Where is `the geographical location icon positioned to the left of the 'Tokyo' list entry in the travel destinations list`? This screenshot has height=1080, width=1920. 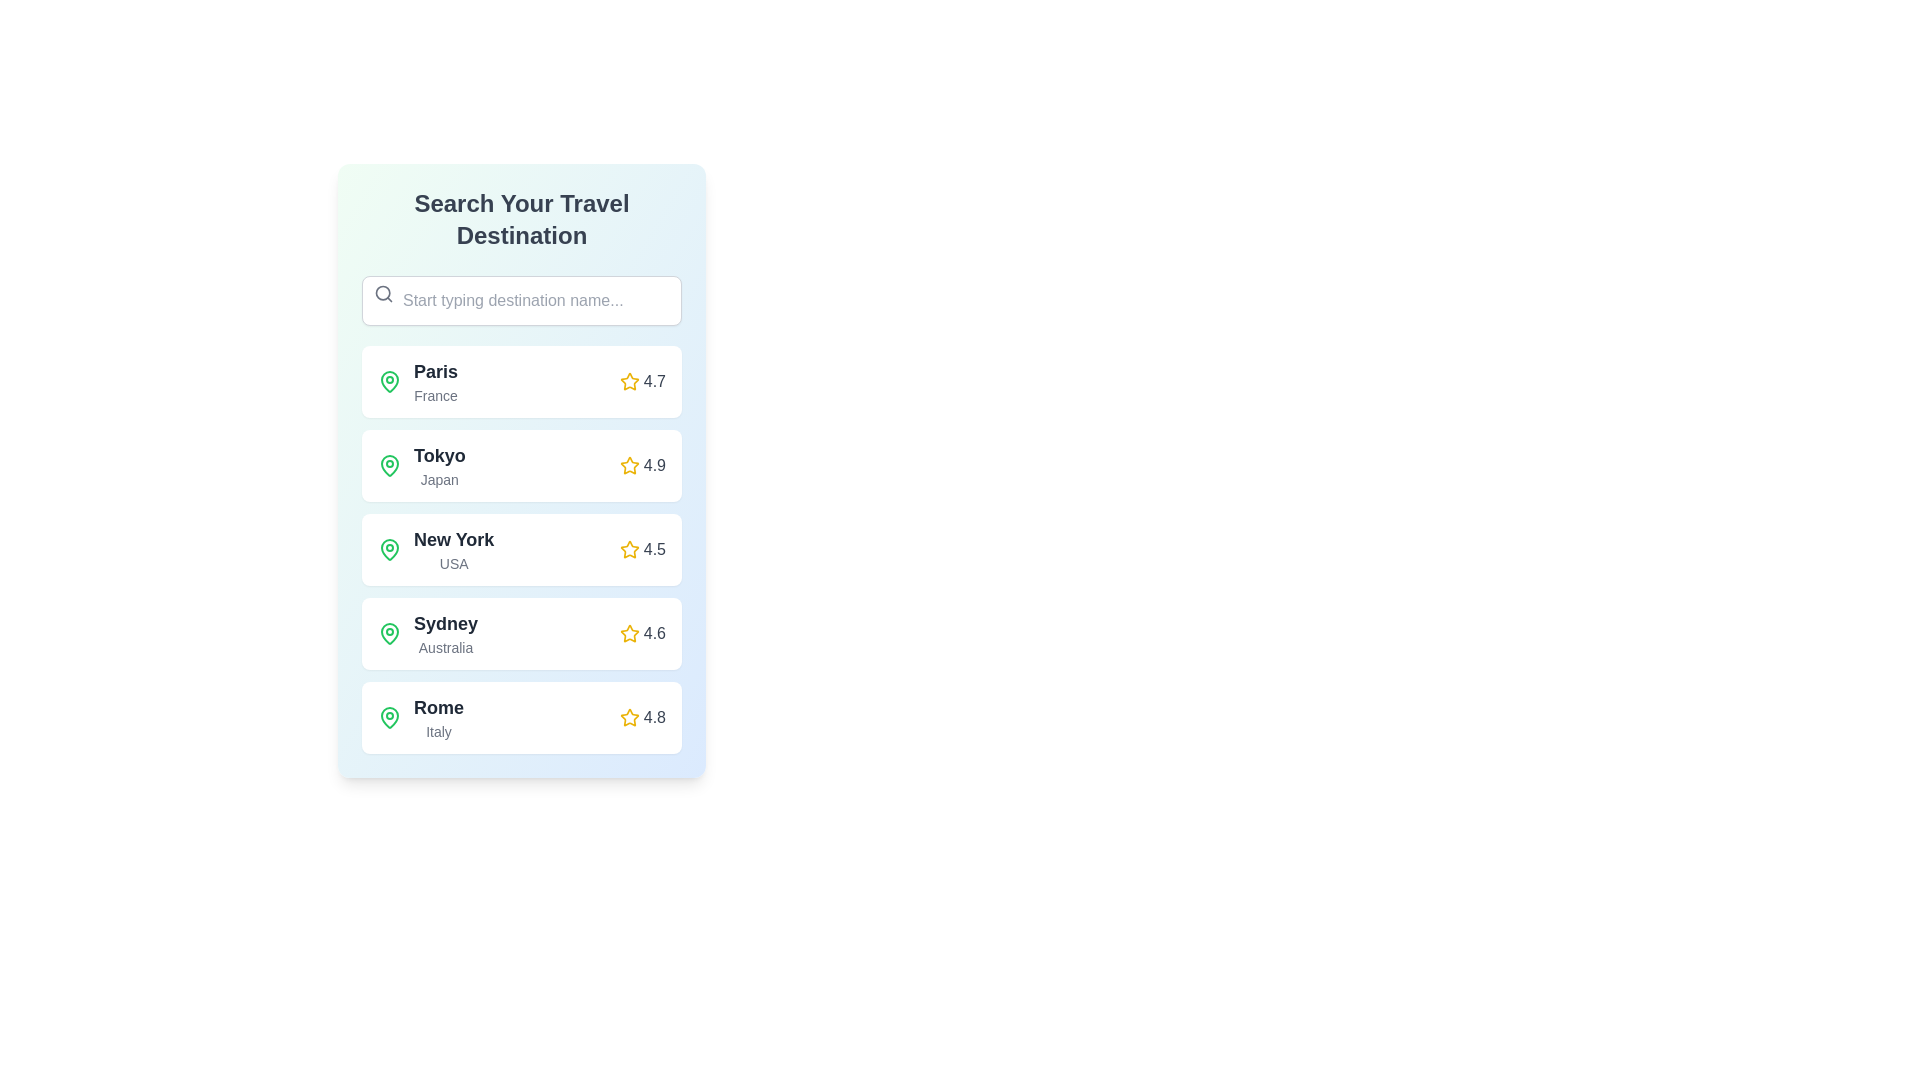 the geographical location icon positioned to the left of the 'Tokyo' list entry in the travel destinations list is located at coordinates (389, 466).